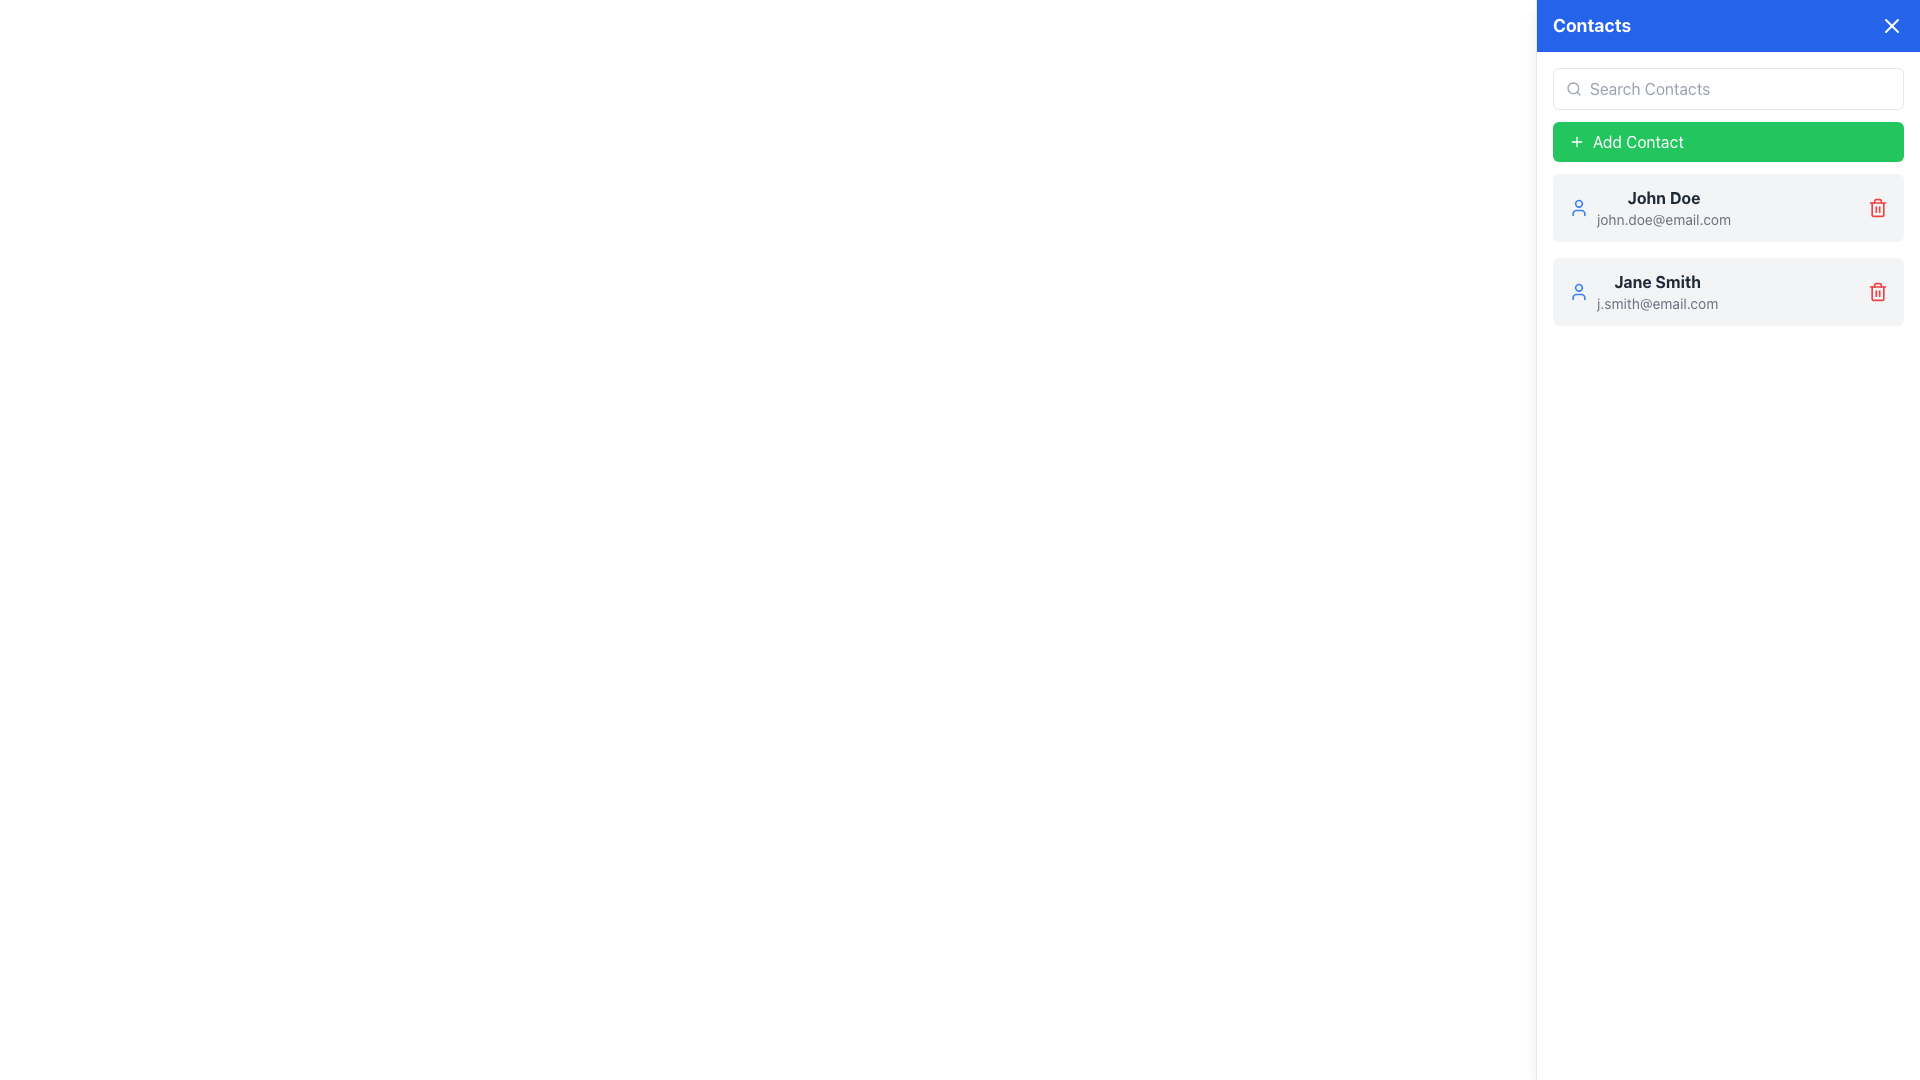  Describe the element at coordinates (1876, 208) in the screenshot. I see `the red trash bin icon button located at the far right of the item card displaying 'John Doe' and 'john.doe@email.com' to initiate the delete action` at that location.